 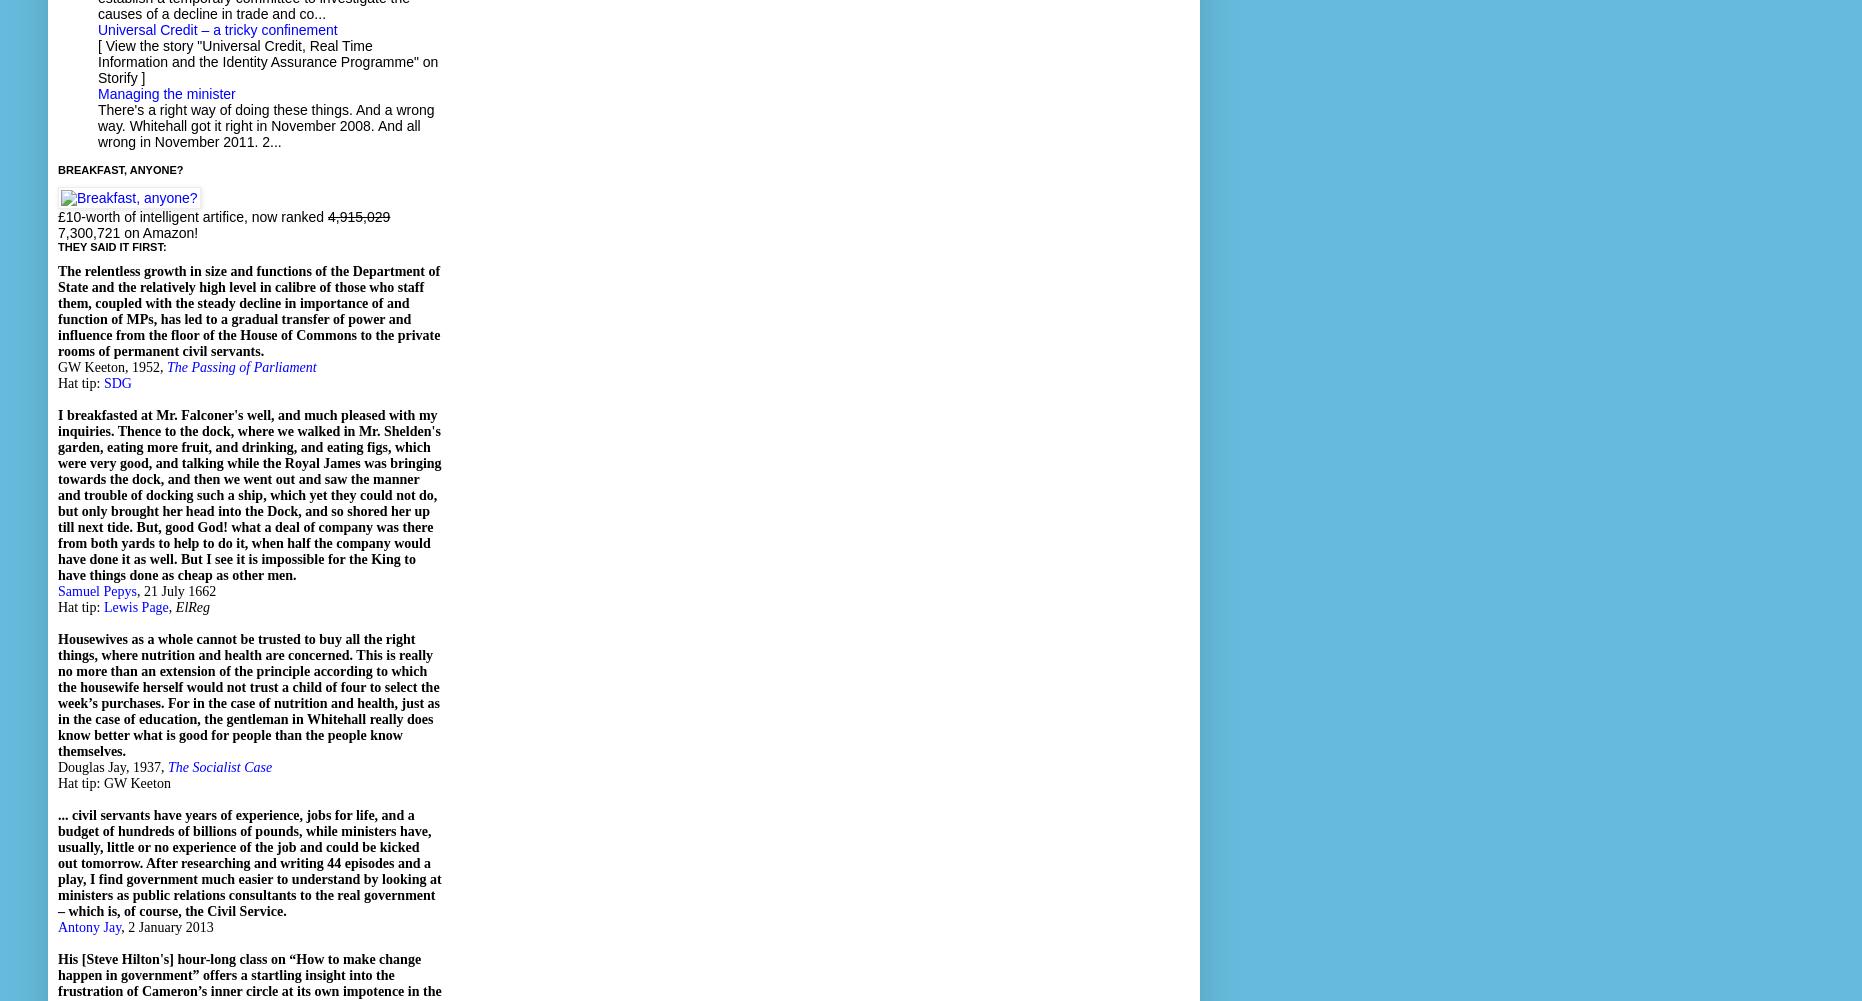 What do you see at coordinates (165, 92) in the screenshot?
I see `'Managing the minister'` at bounding box center [165, 92].